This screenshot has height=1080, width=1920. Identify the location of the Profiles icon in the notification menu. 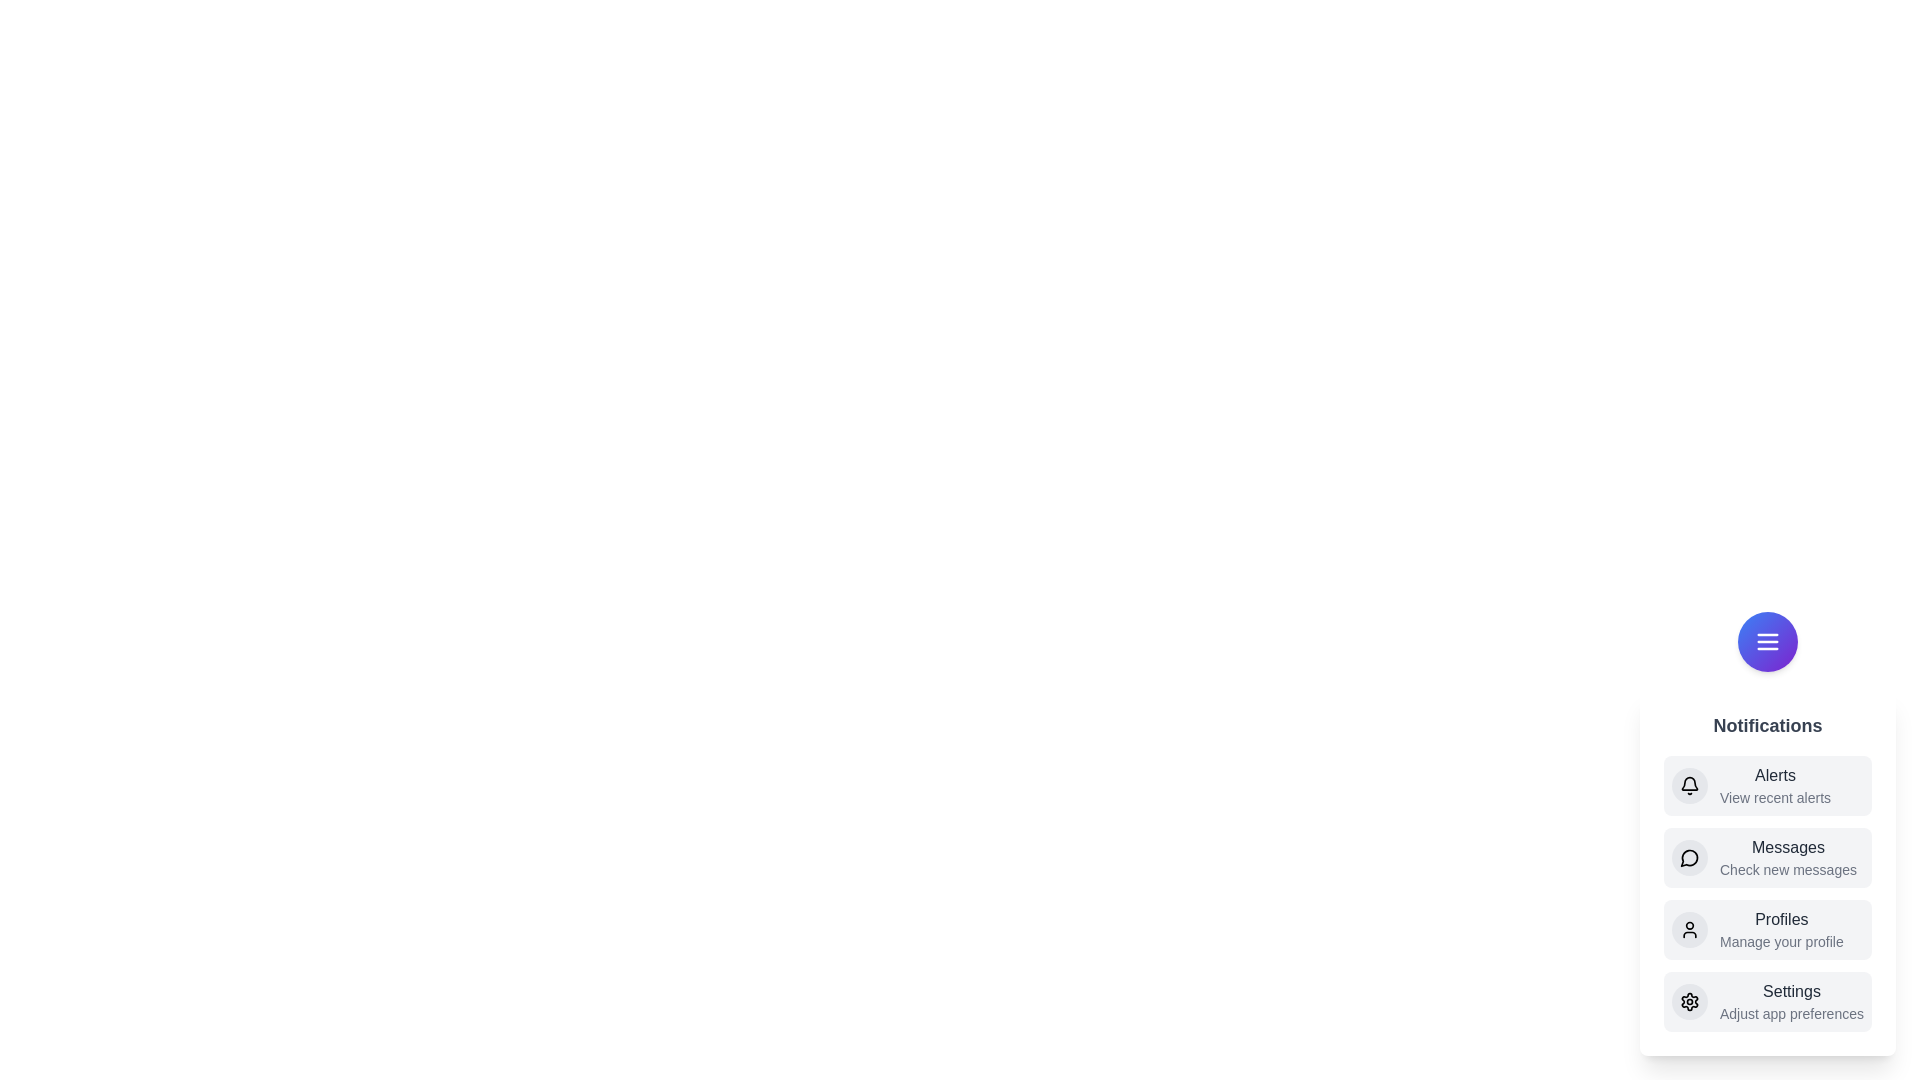
(1688, 929).